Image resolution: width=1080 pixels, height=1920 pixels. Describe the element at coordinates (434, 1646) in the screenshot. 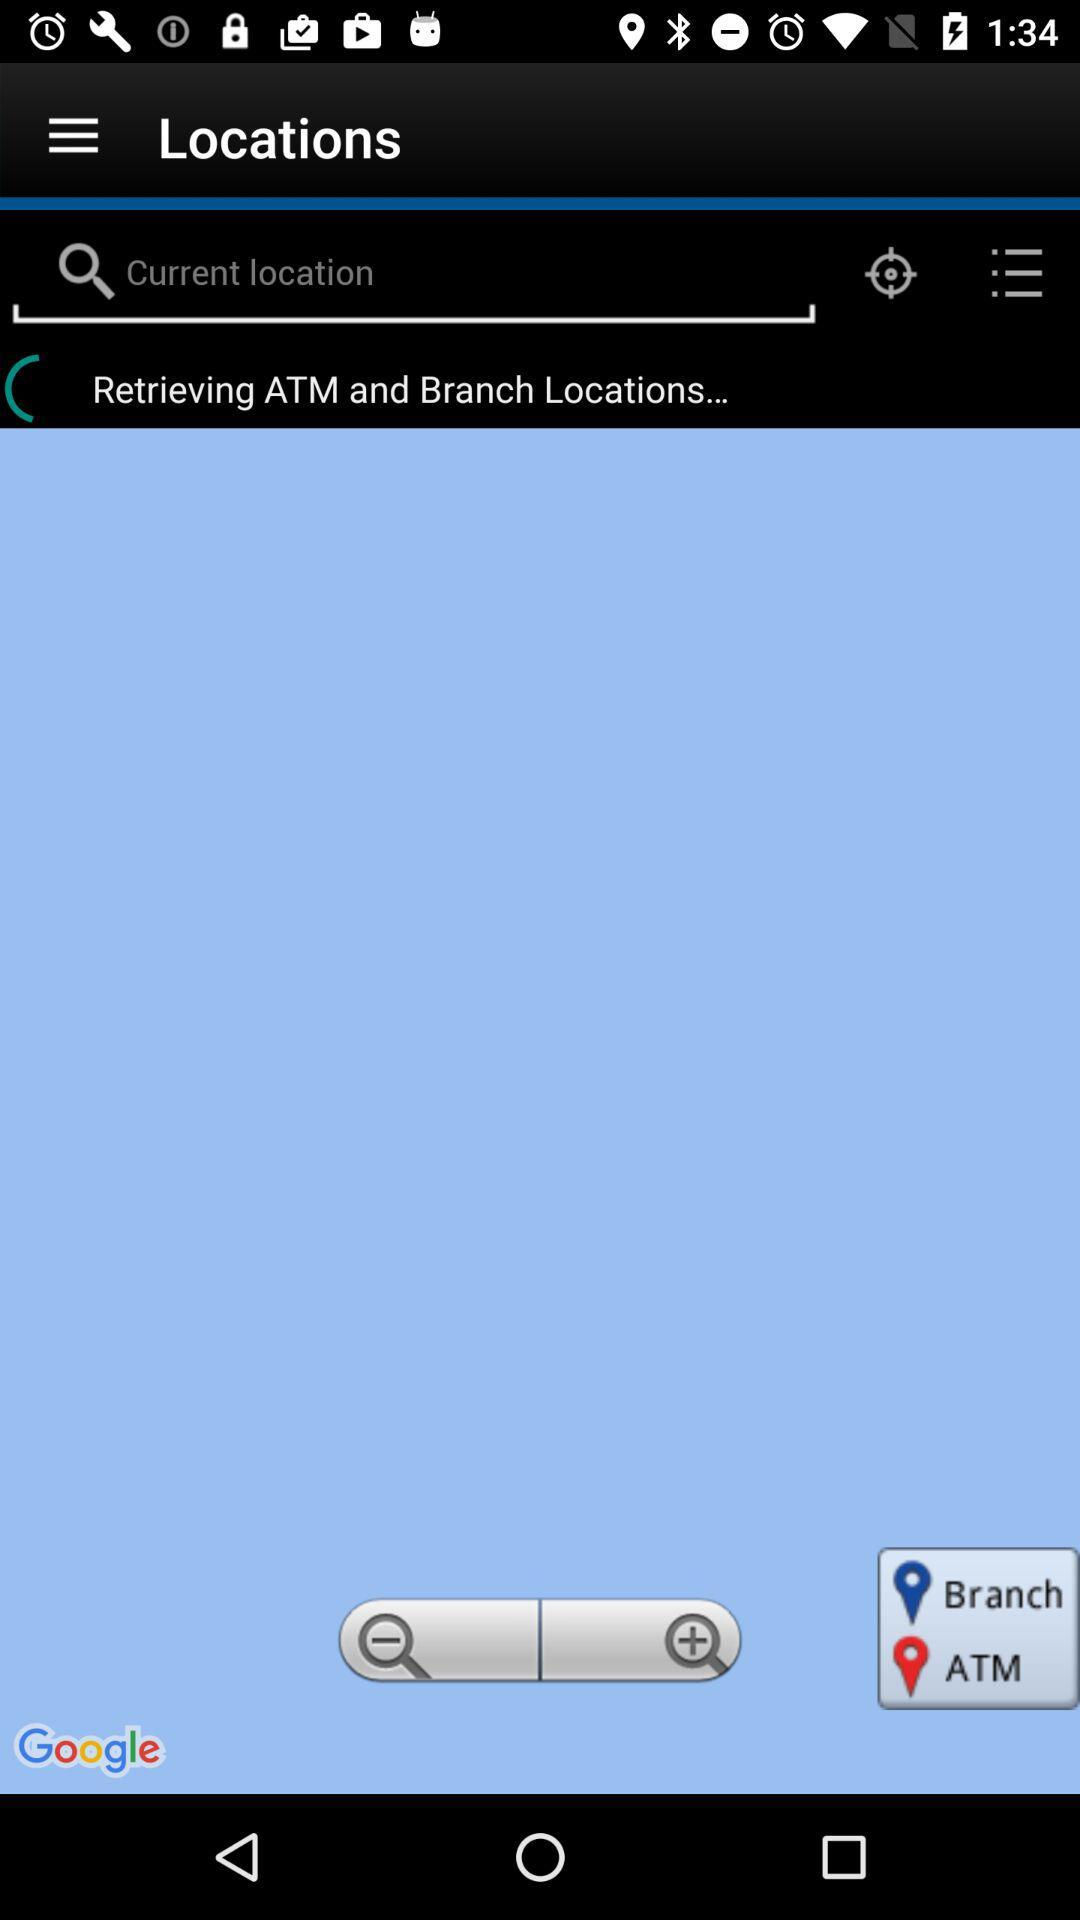

I see `decrease zoom` at that location.